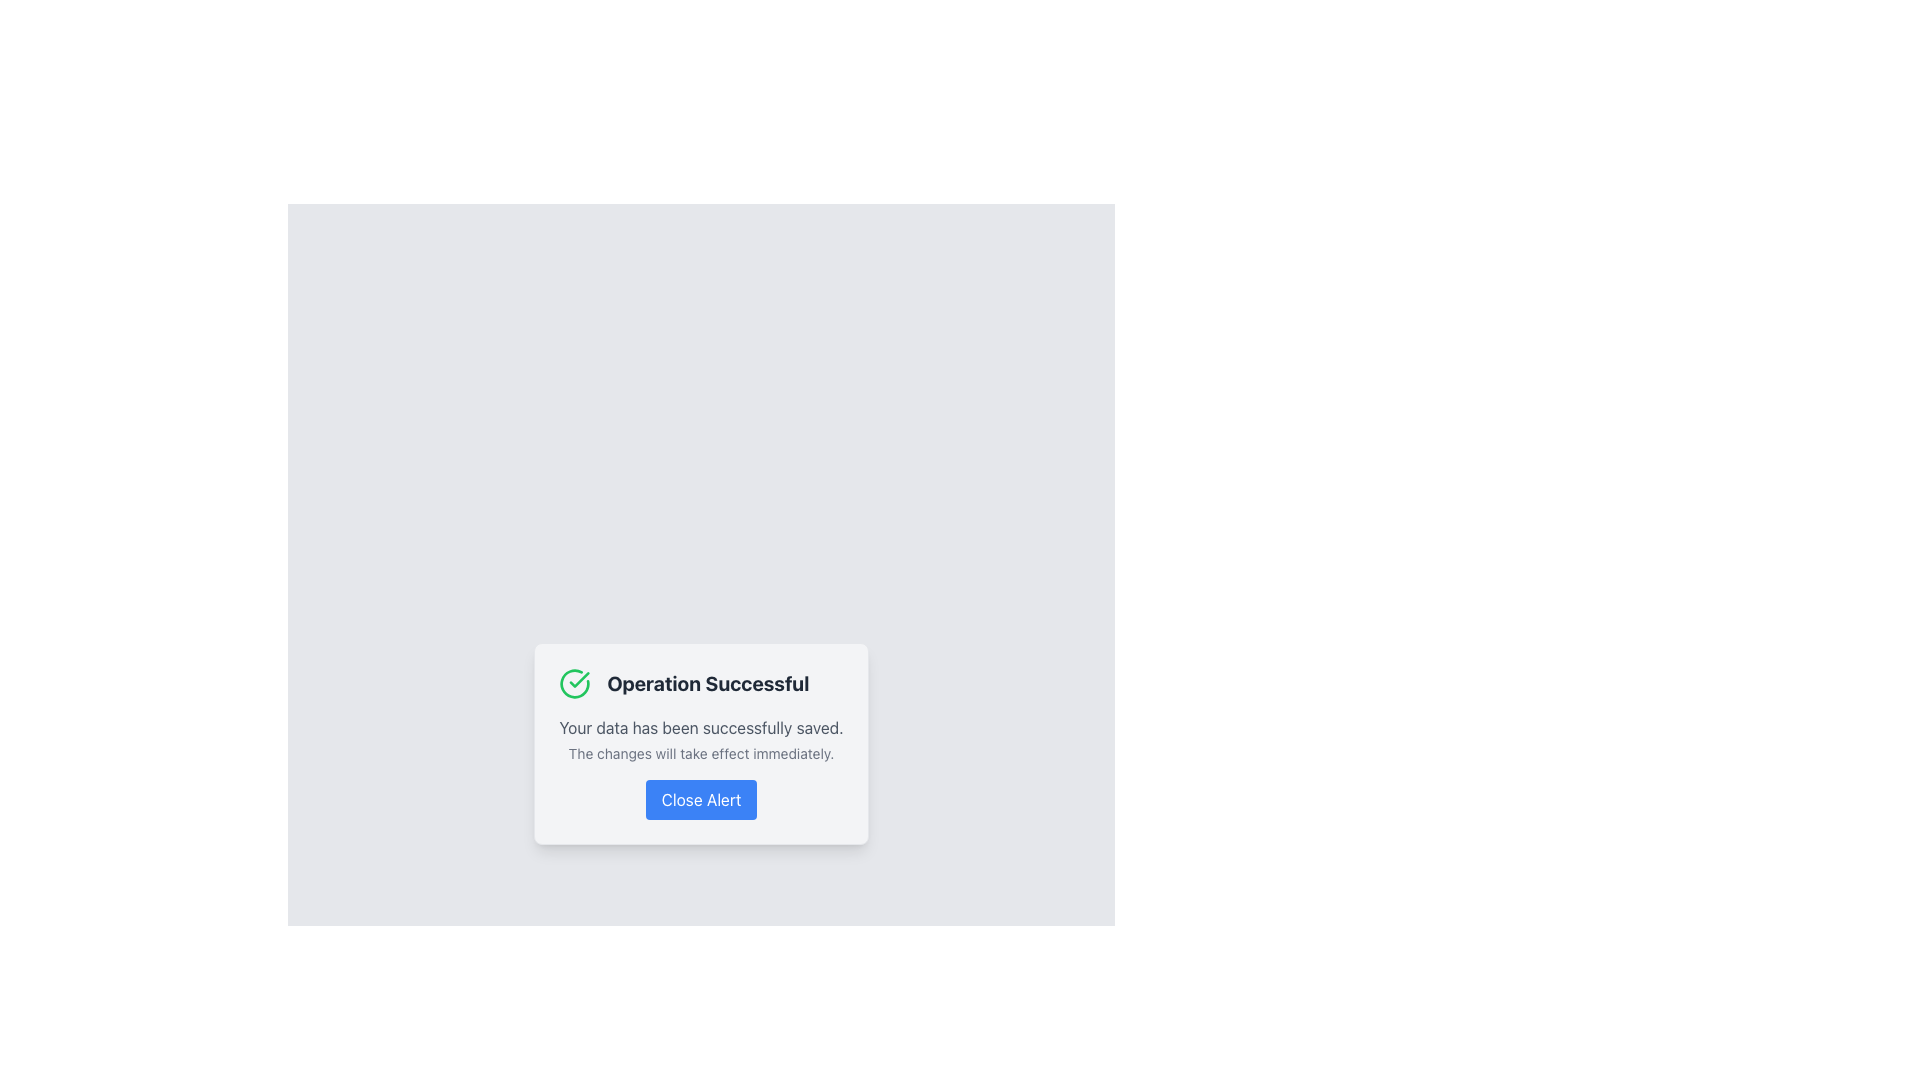  What do you see at coordinates (701, 753) in the screenshot?
I see `text 'The changes will take effect immediately.' from the notification box, which is styled in a small gray font and is the second line of text following 'Your data has been successfully saved.'` at bounding box center [701, 753].